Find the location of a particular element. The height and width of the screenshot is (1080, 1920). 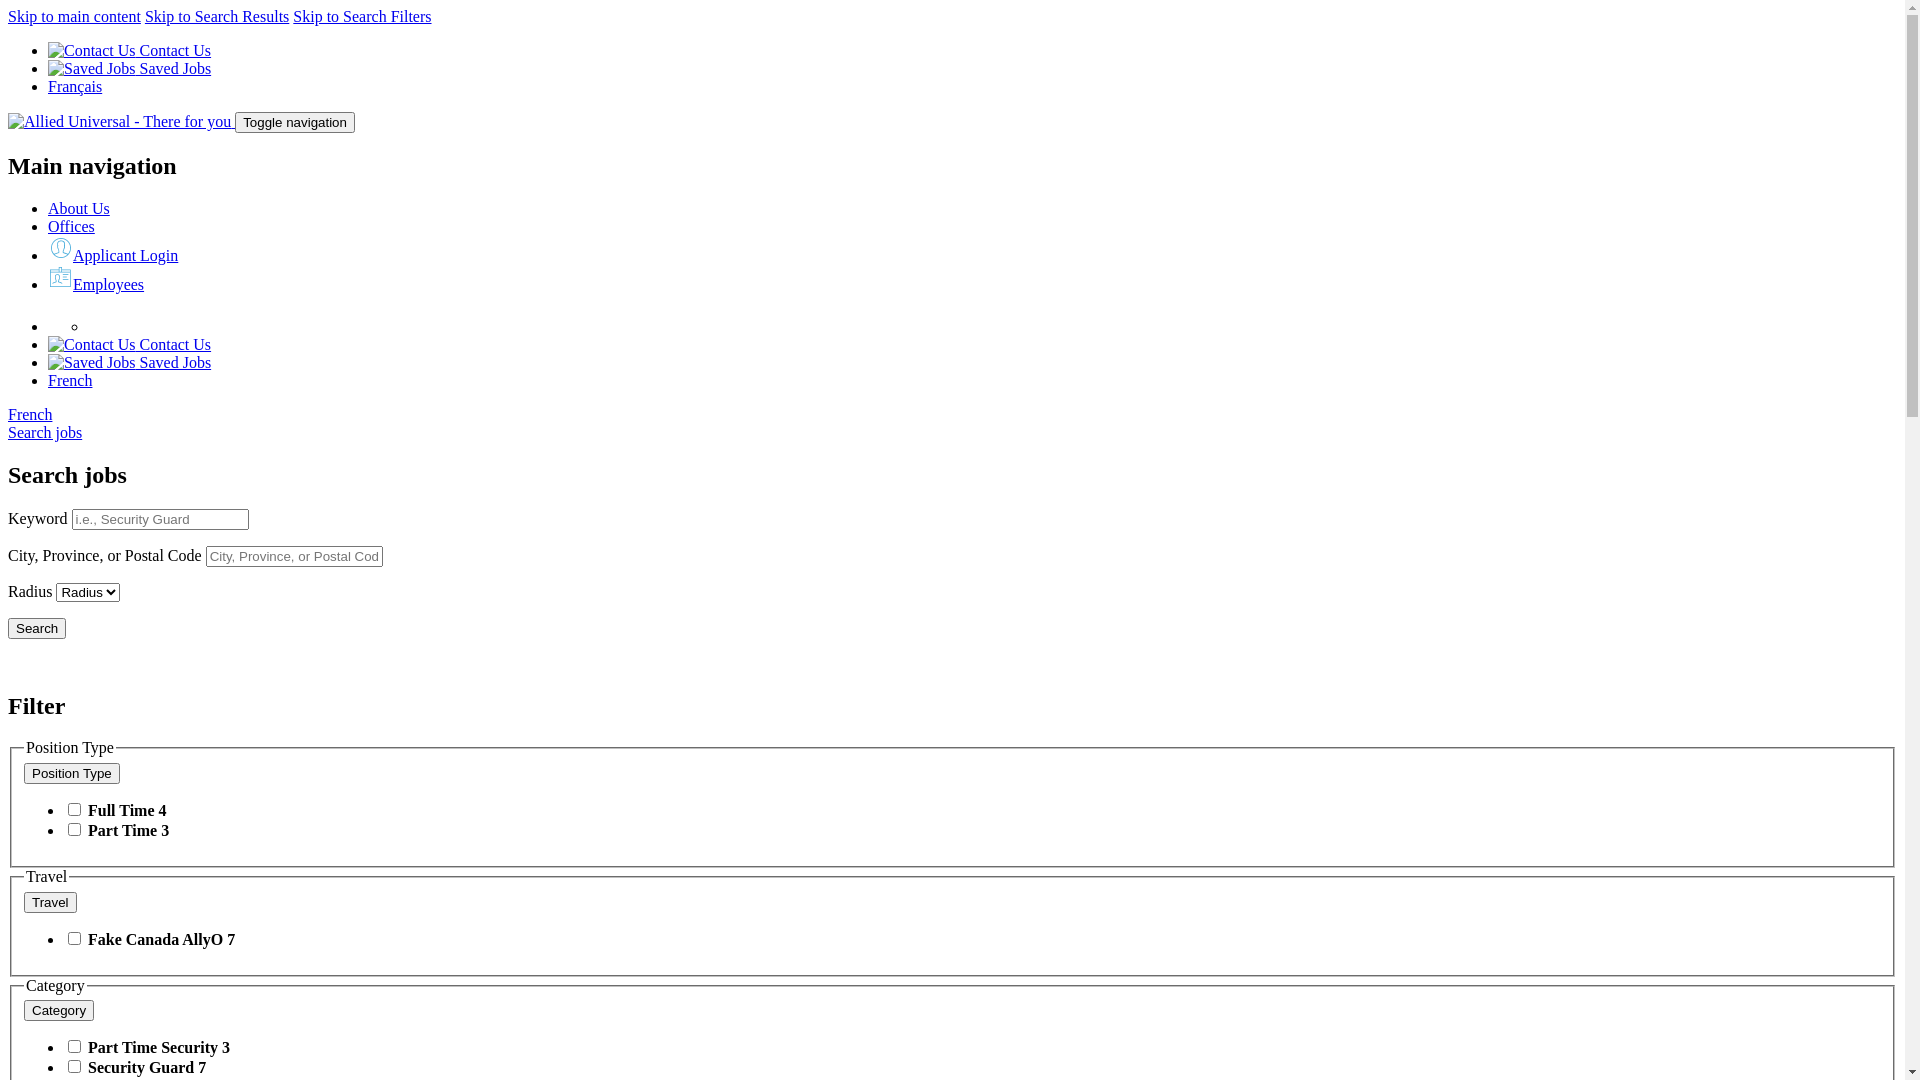

'Applicant Login' is located at coordinates (112, 254).